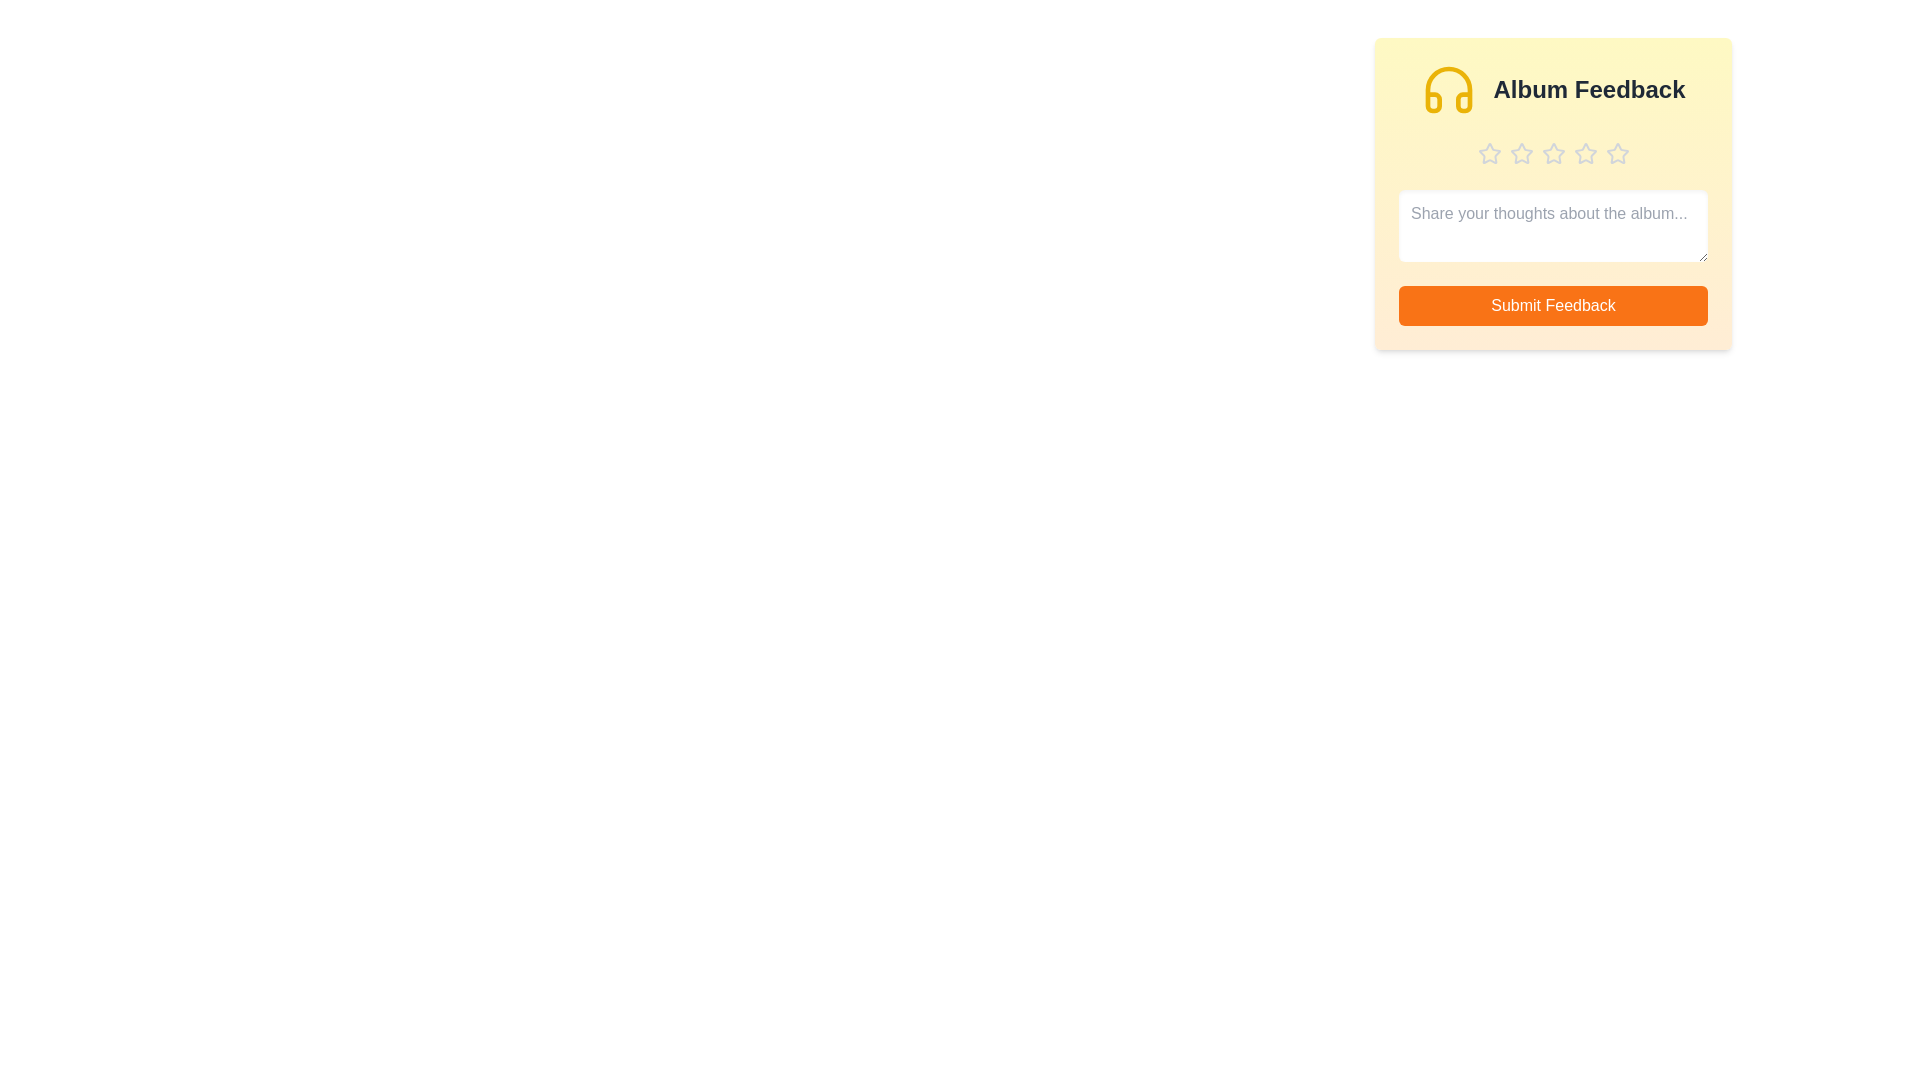 This screenshot has width=1920, height=1080. Describe the element at coordinates (1489, 153) in the screenshot. I see `the album rating to 1 stars by clicking the corresponding star button` at that location.